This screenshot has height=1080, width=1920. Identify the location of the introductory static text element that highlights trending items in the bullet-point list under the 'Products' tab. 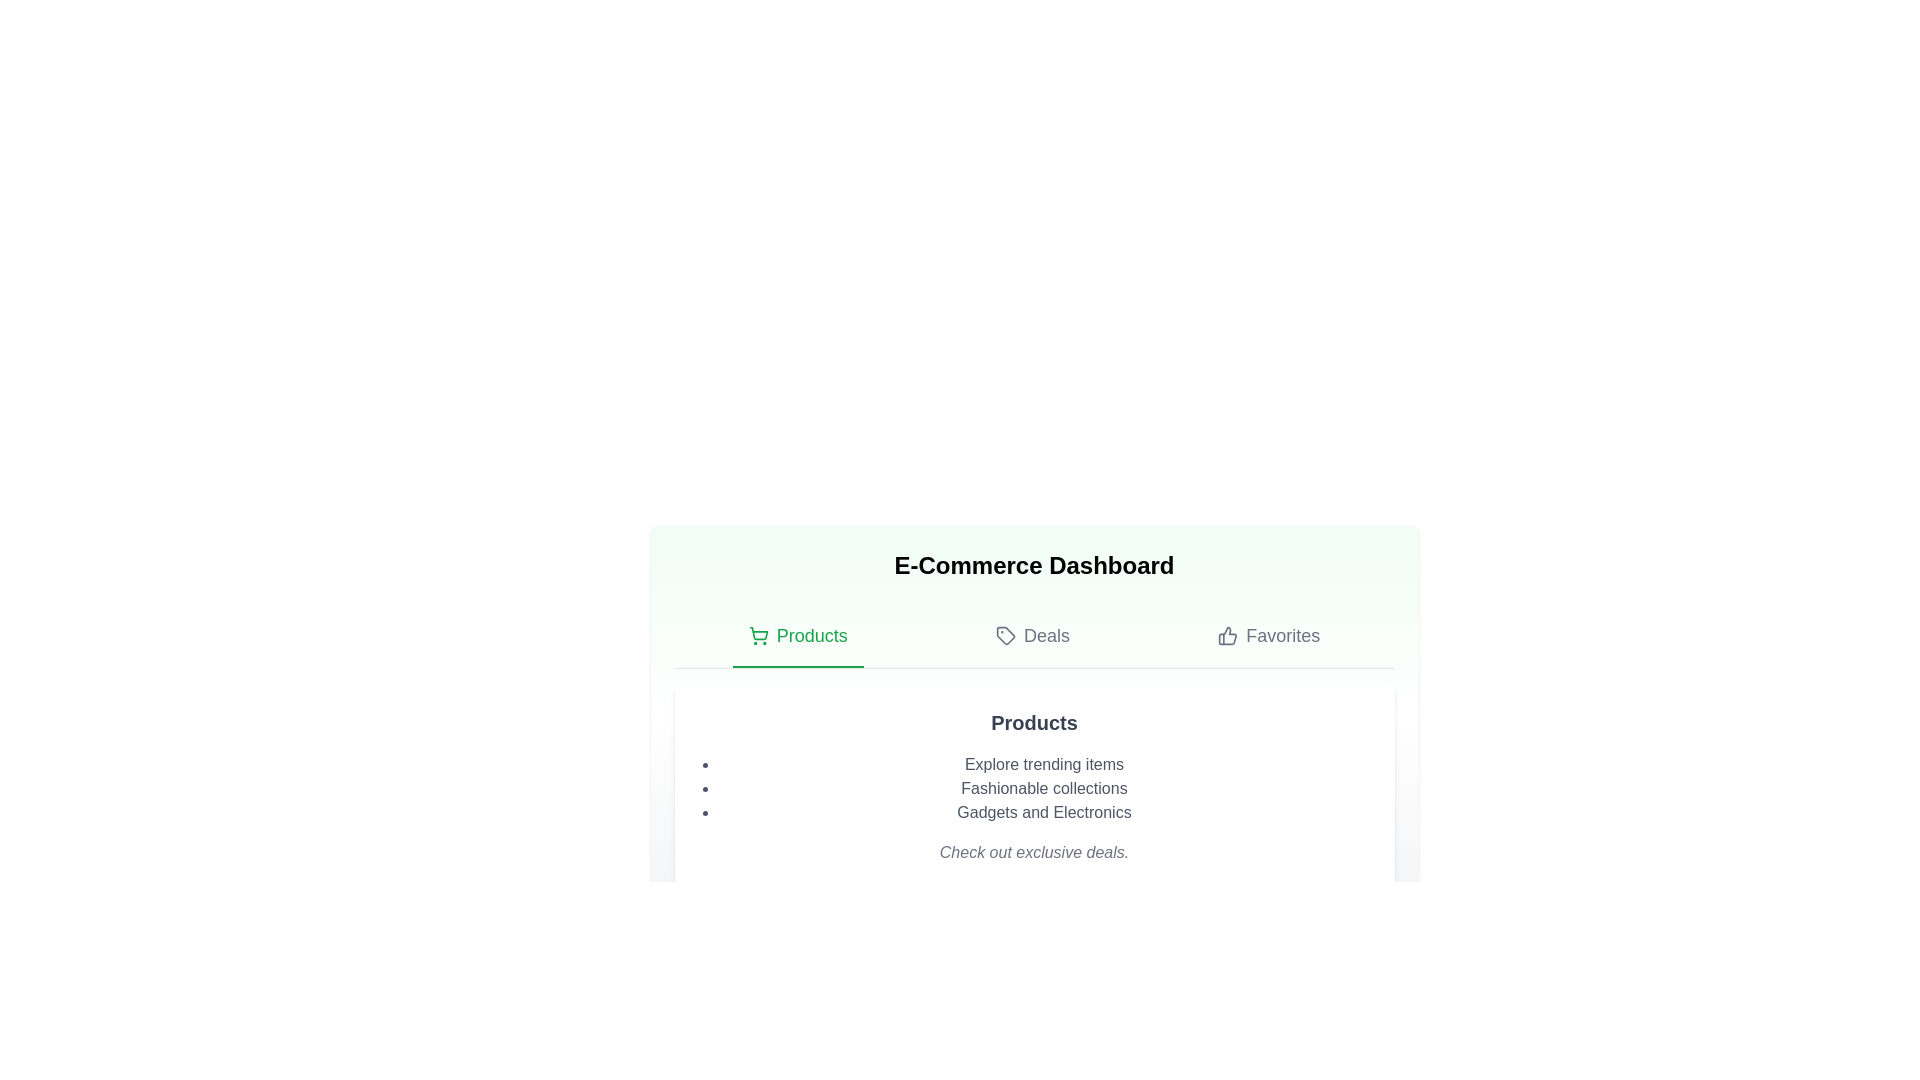
(1043, 764).